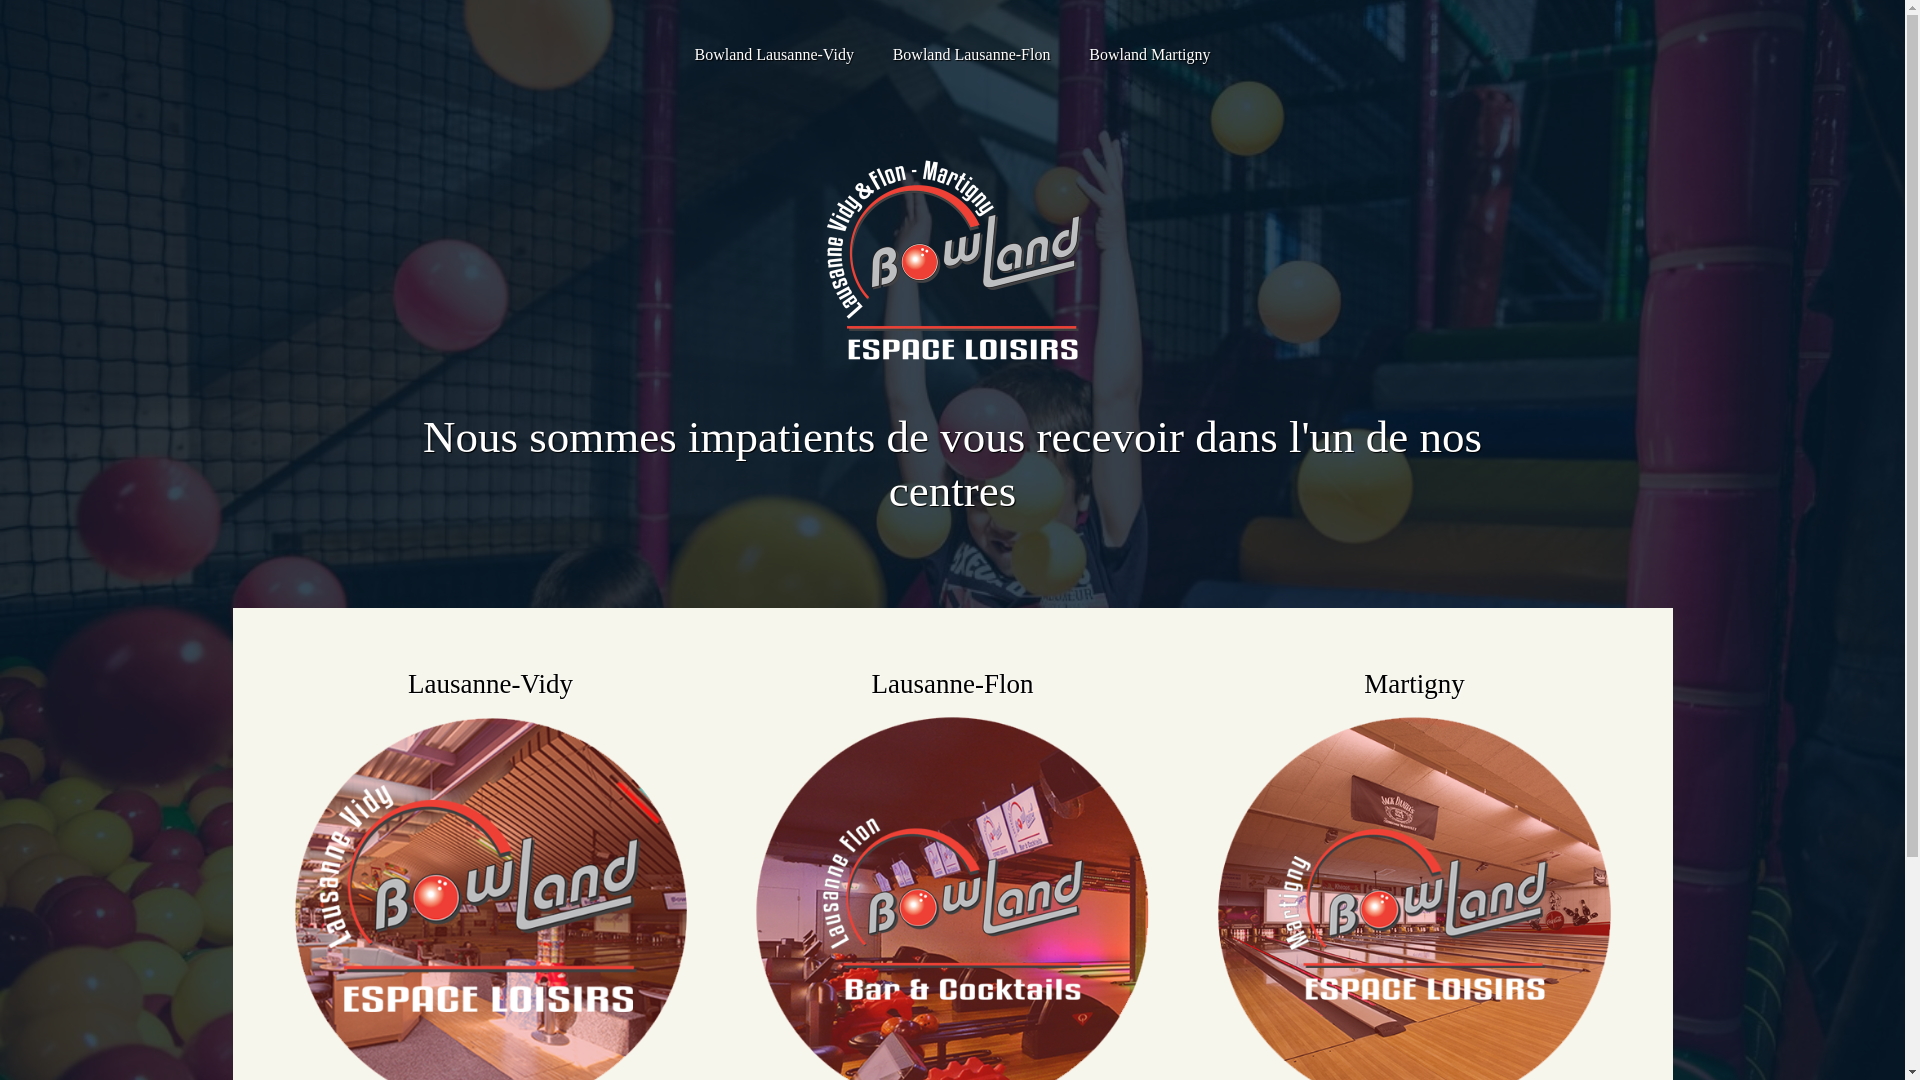 The image size is (1920, 1080). Describe the element at coordinates (772, 53) in the screenshot. I see `'Bowland Lausanne-Vidy'` at that location.